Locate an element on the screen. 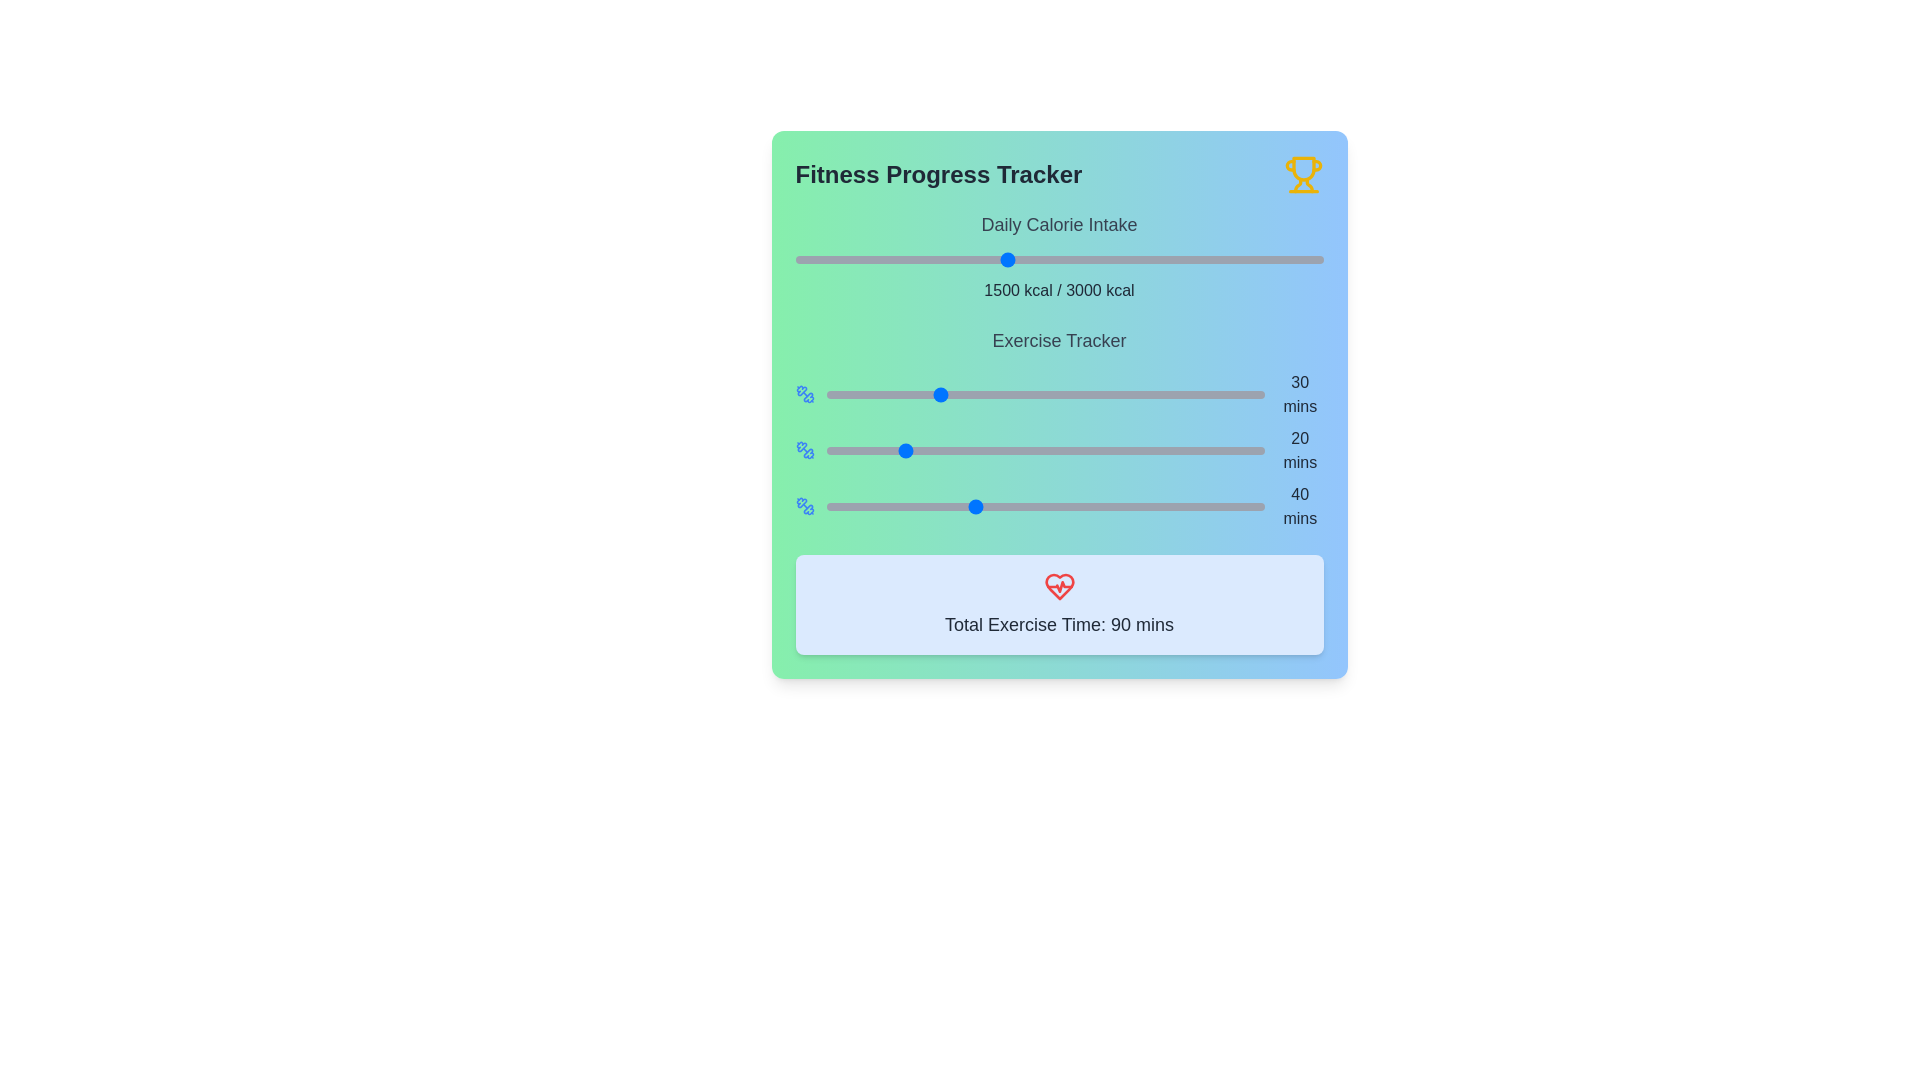 The height and width of the screenshot is (1080, 1920). the exercise duration is located at coordinates (1166, 505).